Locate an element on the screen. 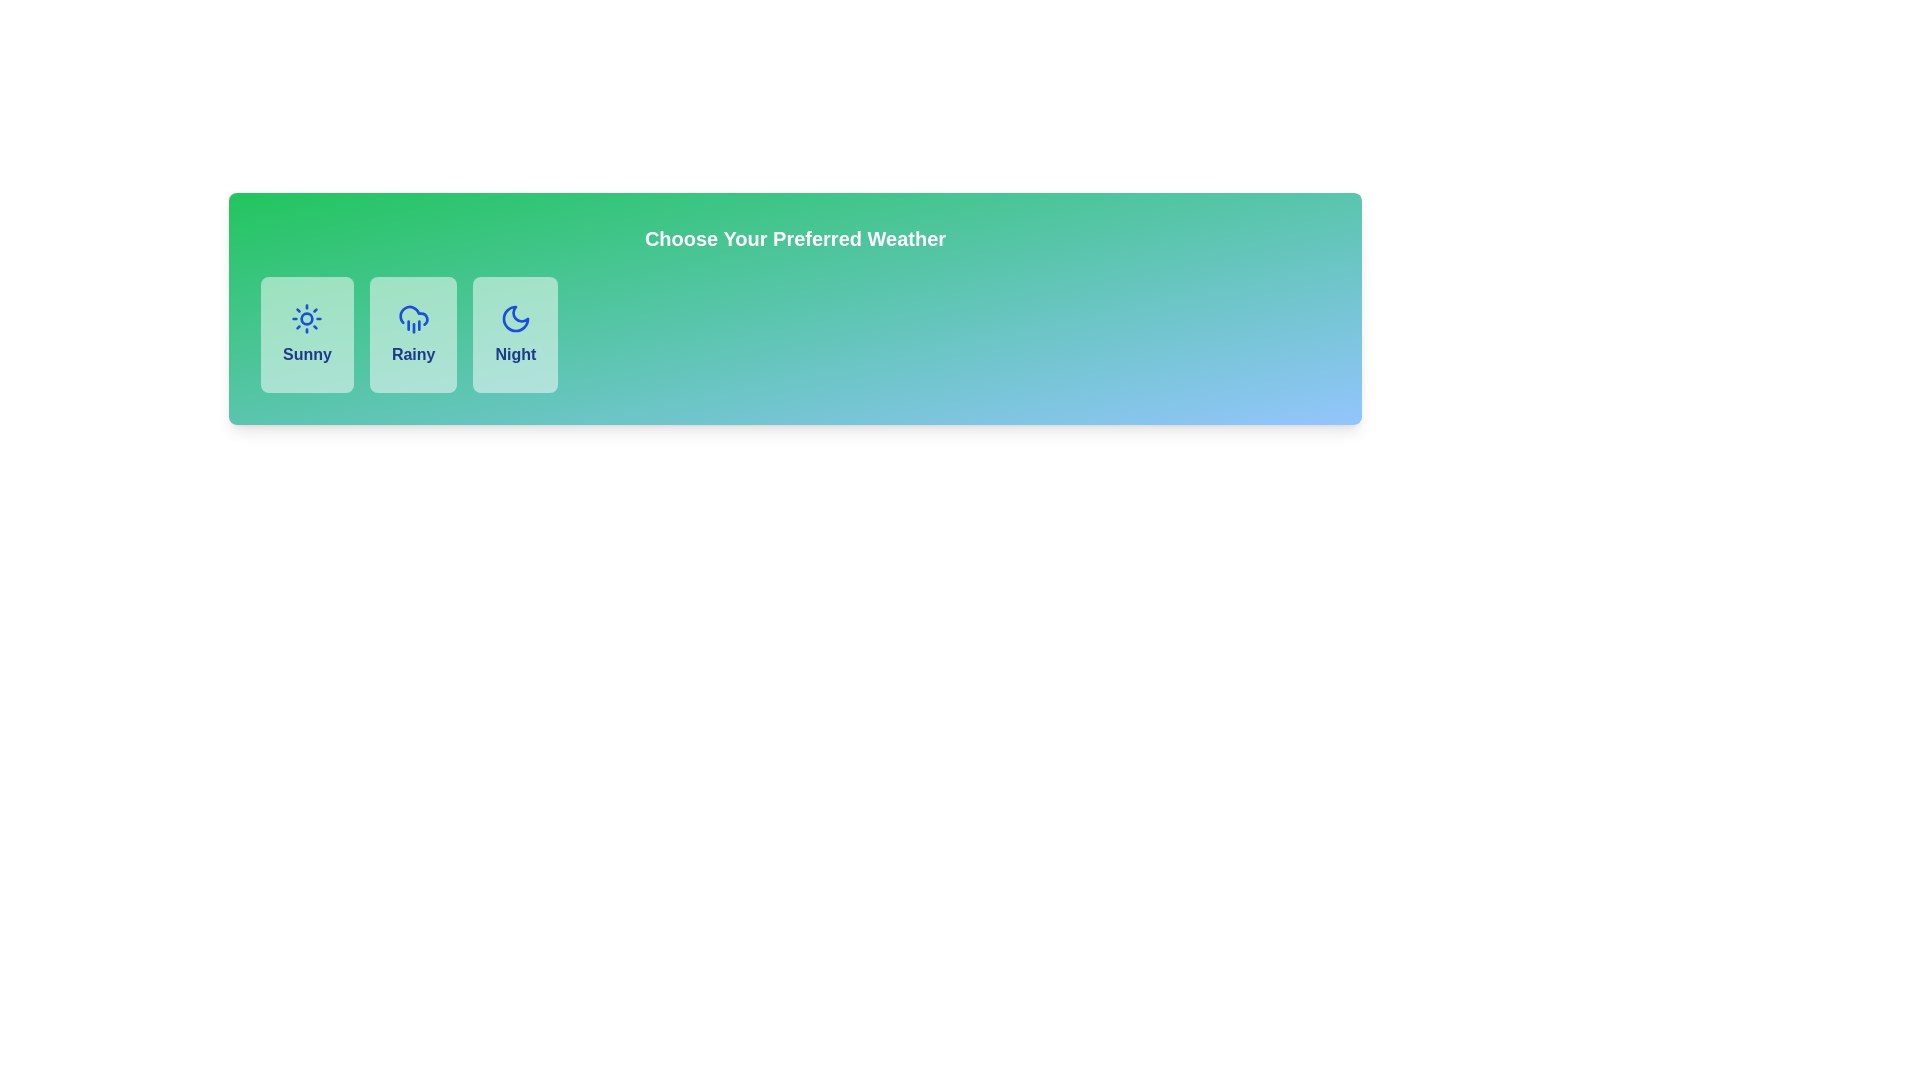 The width and height of the screenshot is (1920, 1080). the SVG circle element that represents the sunny weather option, located at the top-left section of the application interface is located at coordinates (306, 318).